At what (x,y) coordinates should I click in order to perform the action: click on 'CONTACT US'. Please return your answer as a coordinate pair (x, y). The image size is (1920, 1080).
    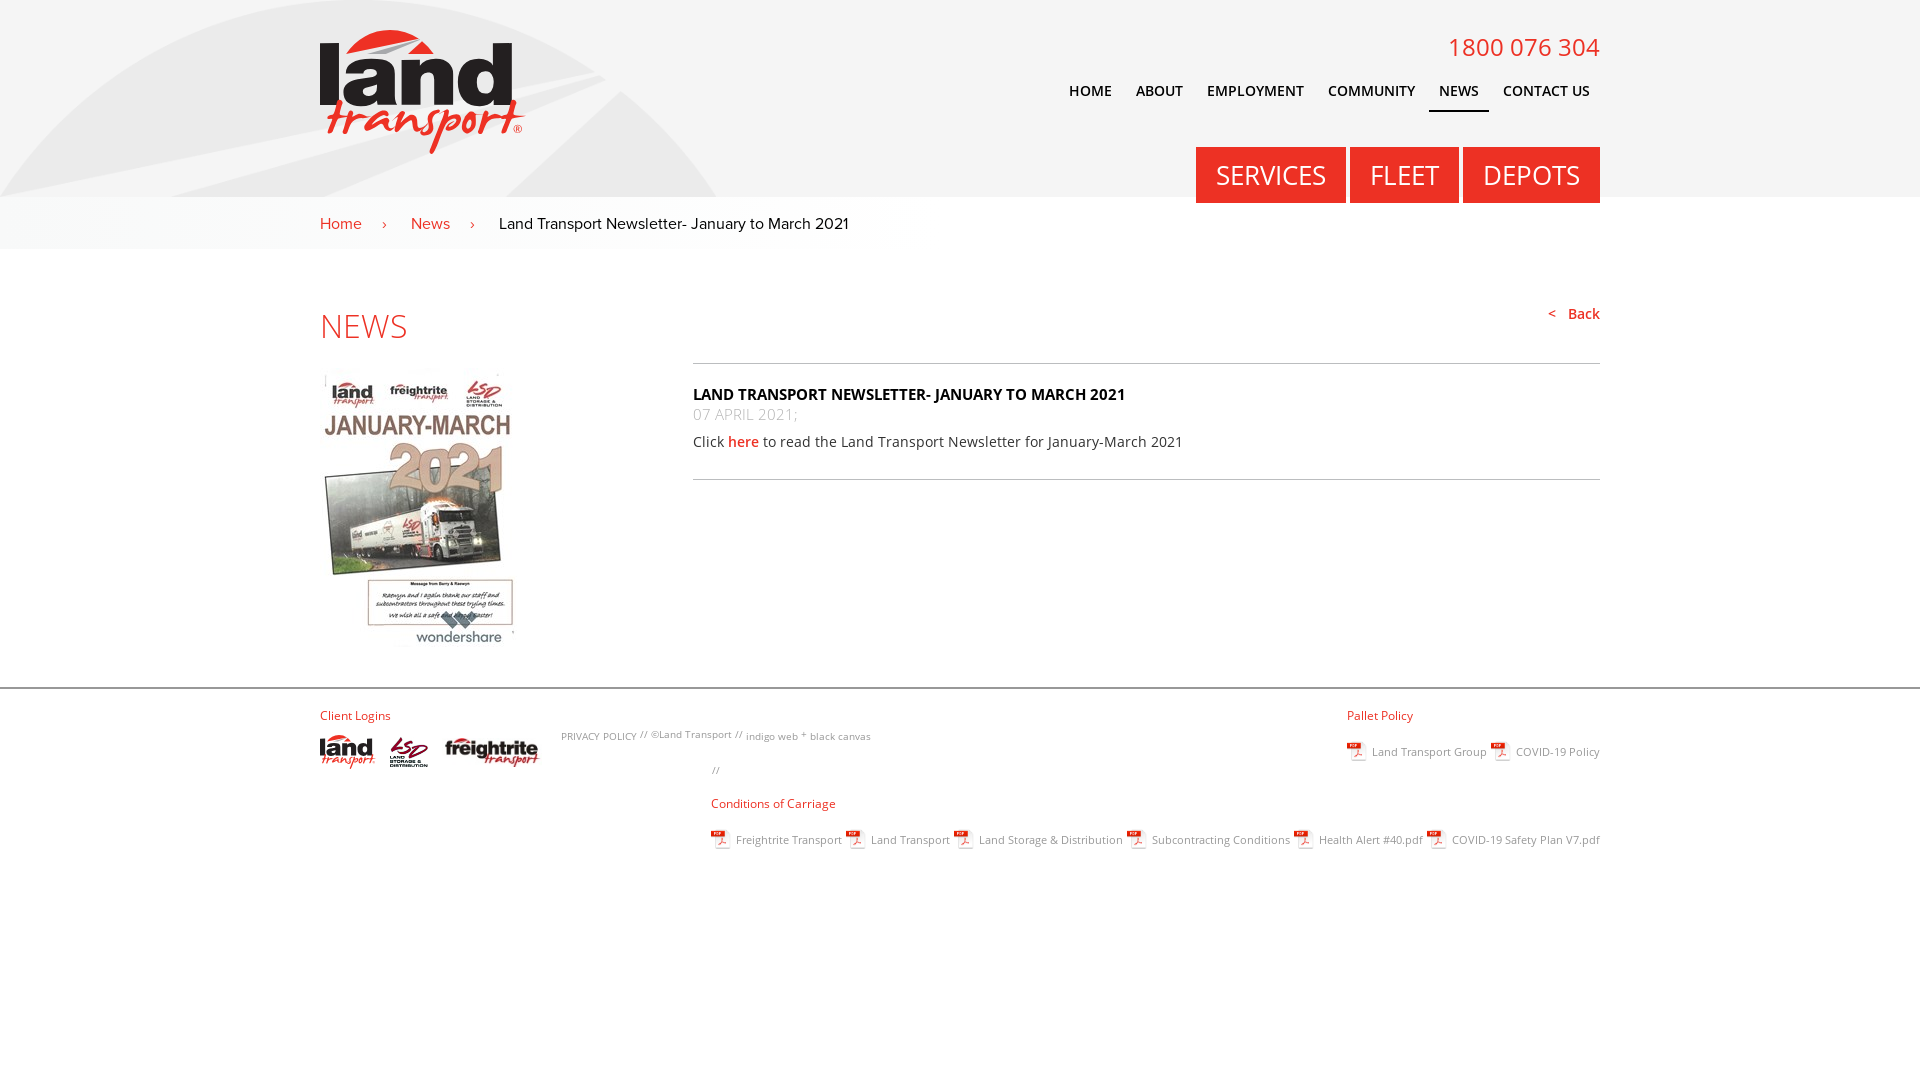
    Looking at the image, I should click on (1545, 91).